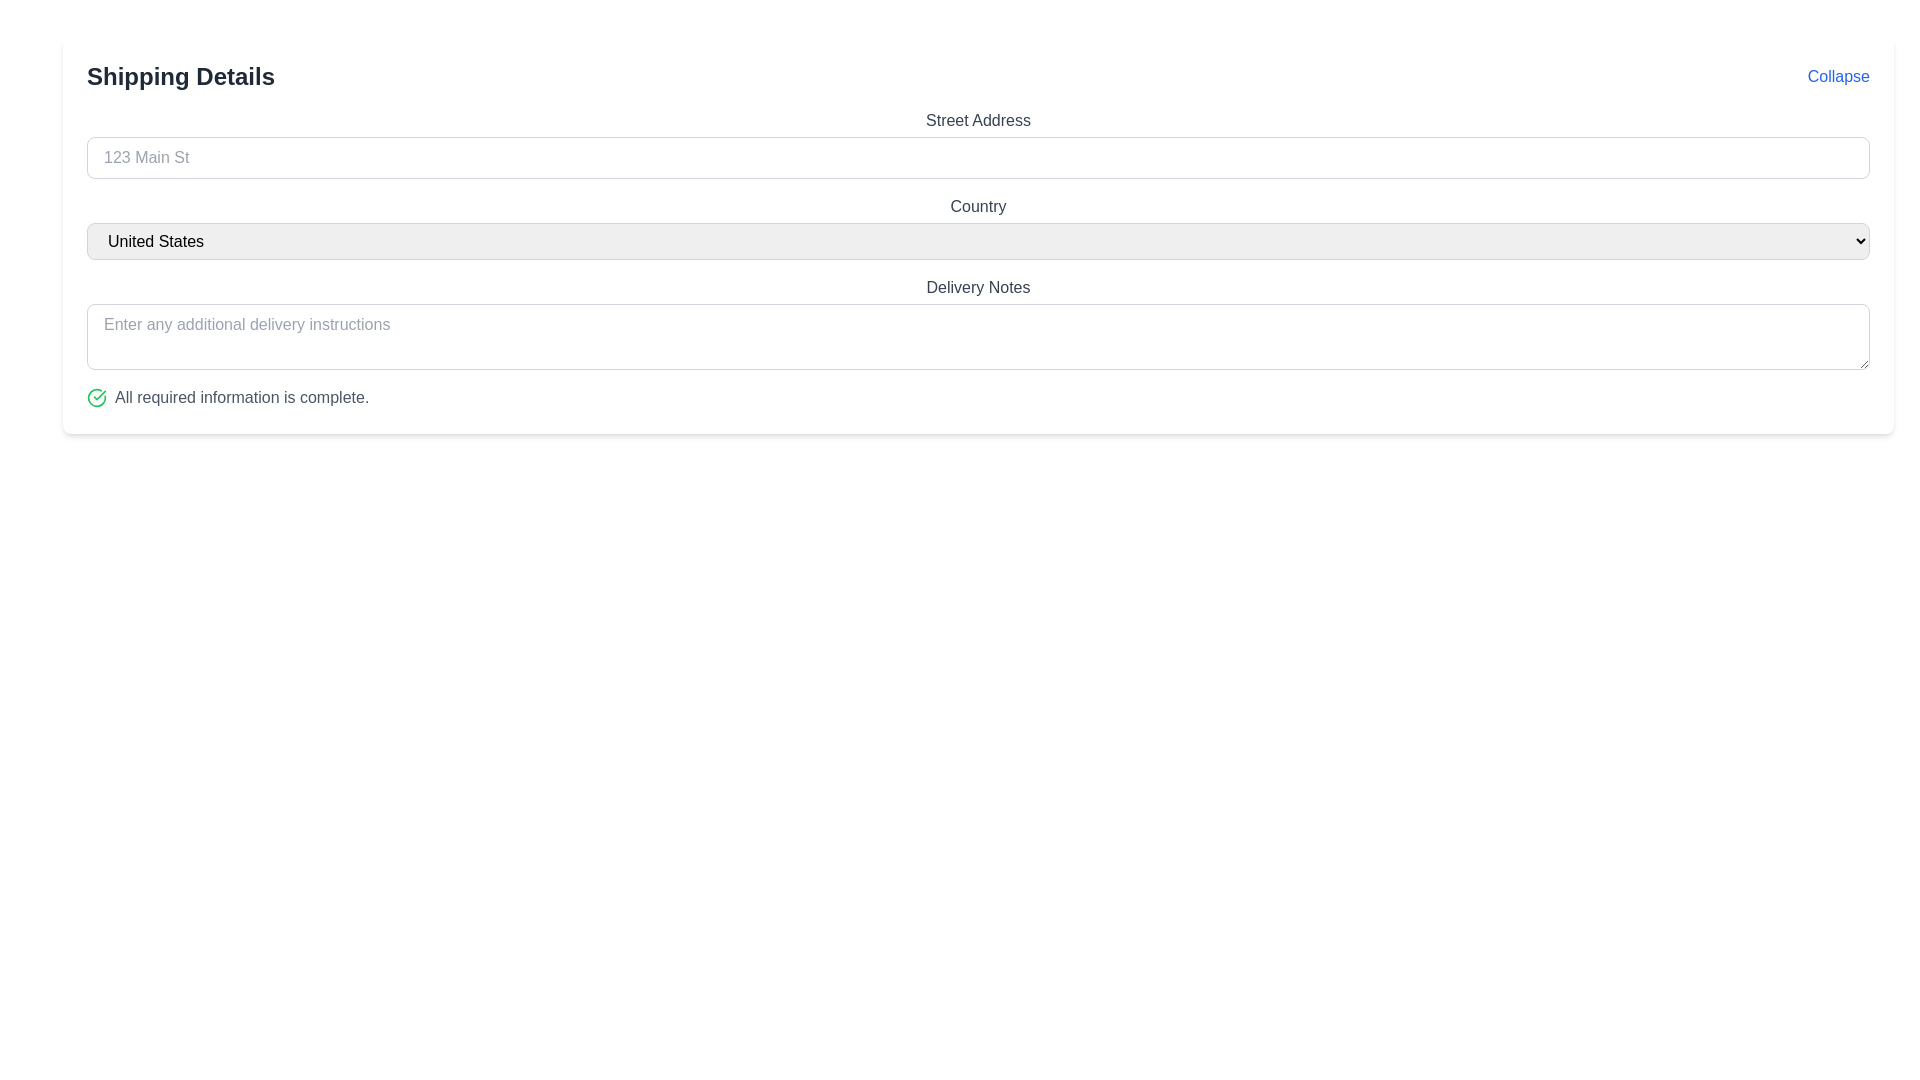  What do you see at coordinates (1838, 76) in the screenshot?
I see `the interactive text link` at bounding box center [1838, 76].